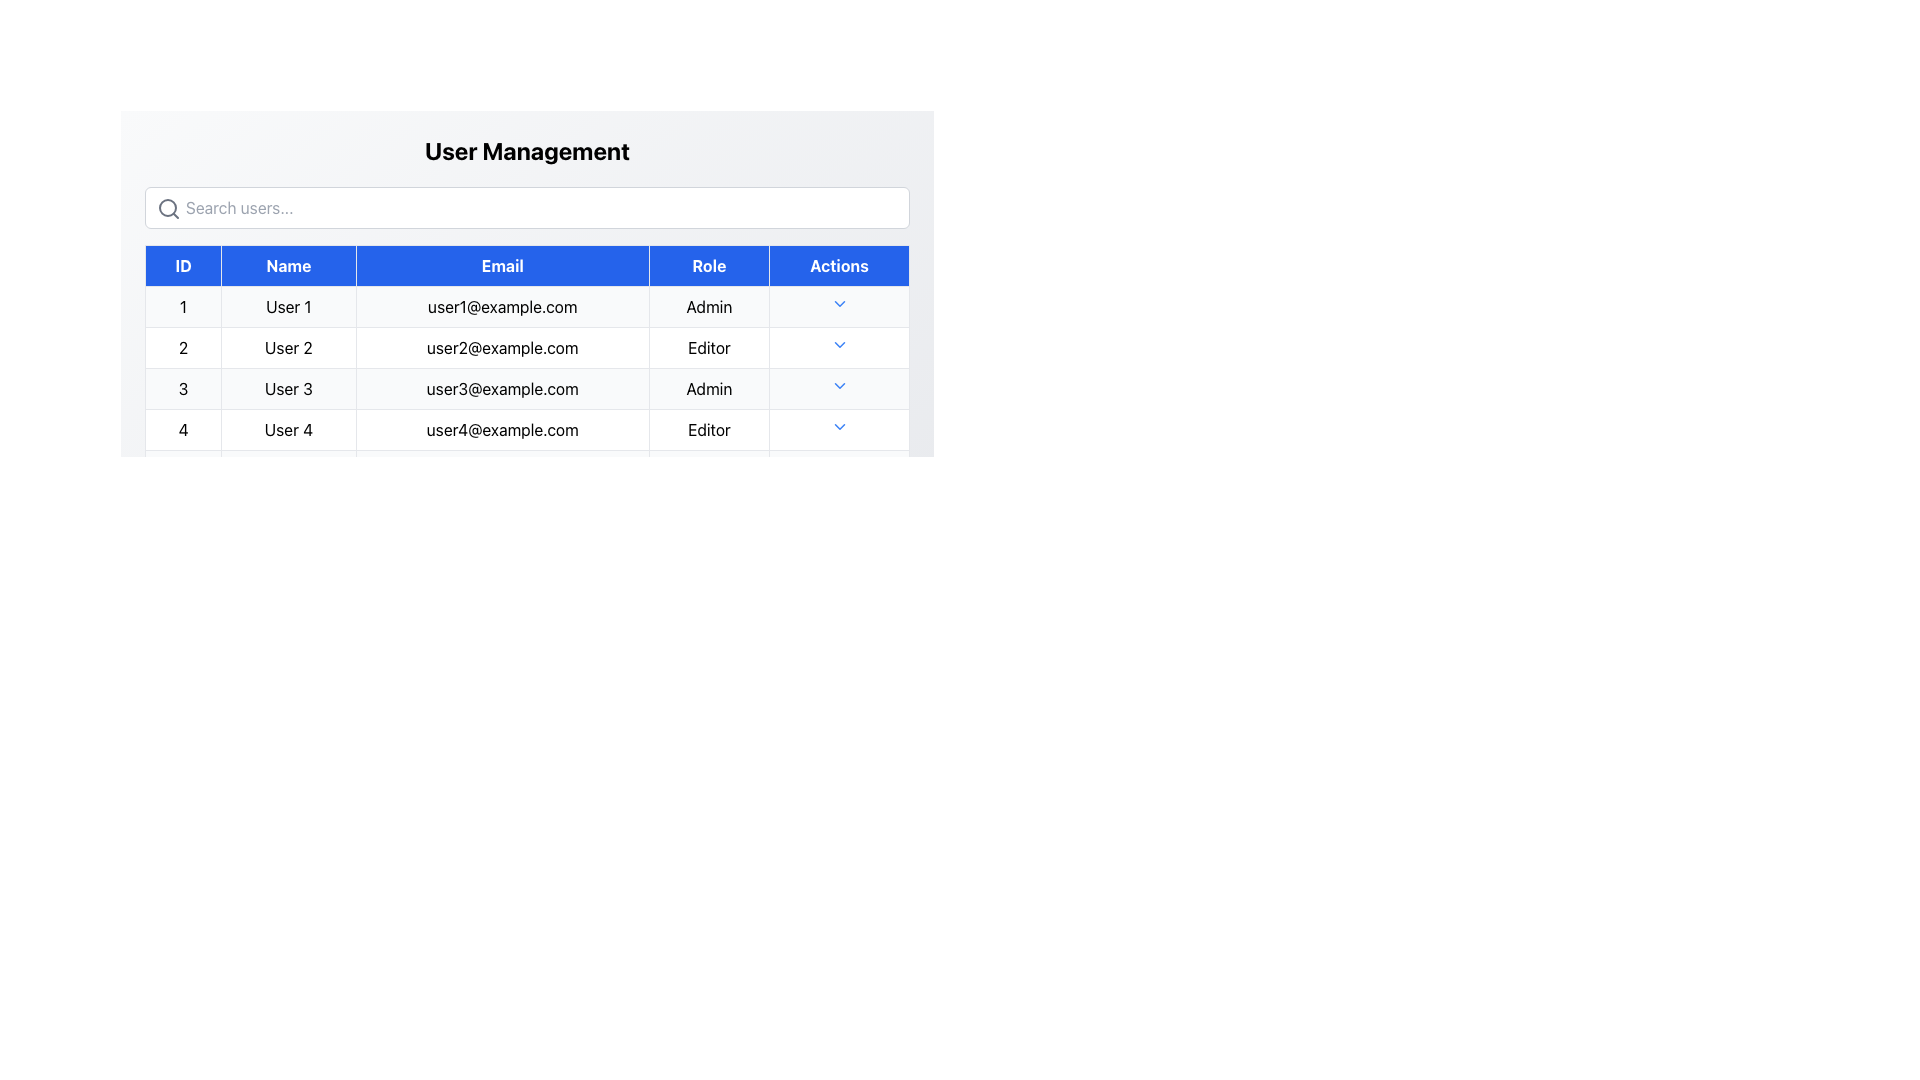  I want to click on the Text Label that identifies the ID or sequence of the fourth row in the table, located in the first column adjacent to 'User 4', so click(183, 428).